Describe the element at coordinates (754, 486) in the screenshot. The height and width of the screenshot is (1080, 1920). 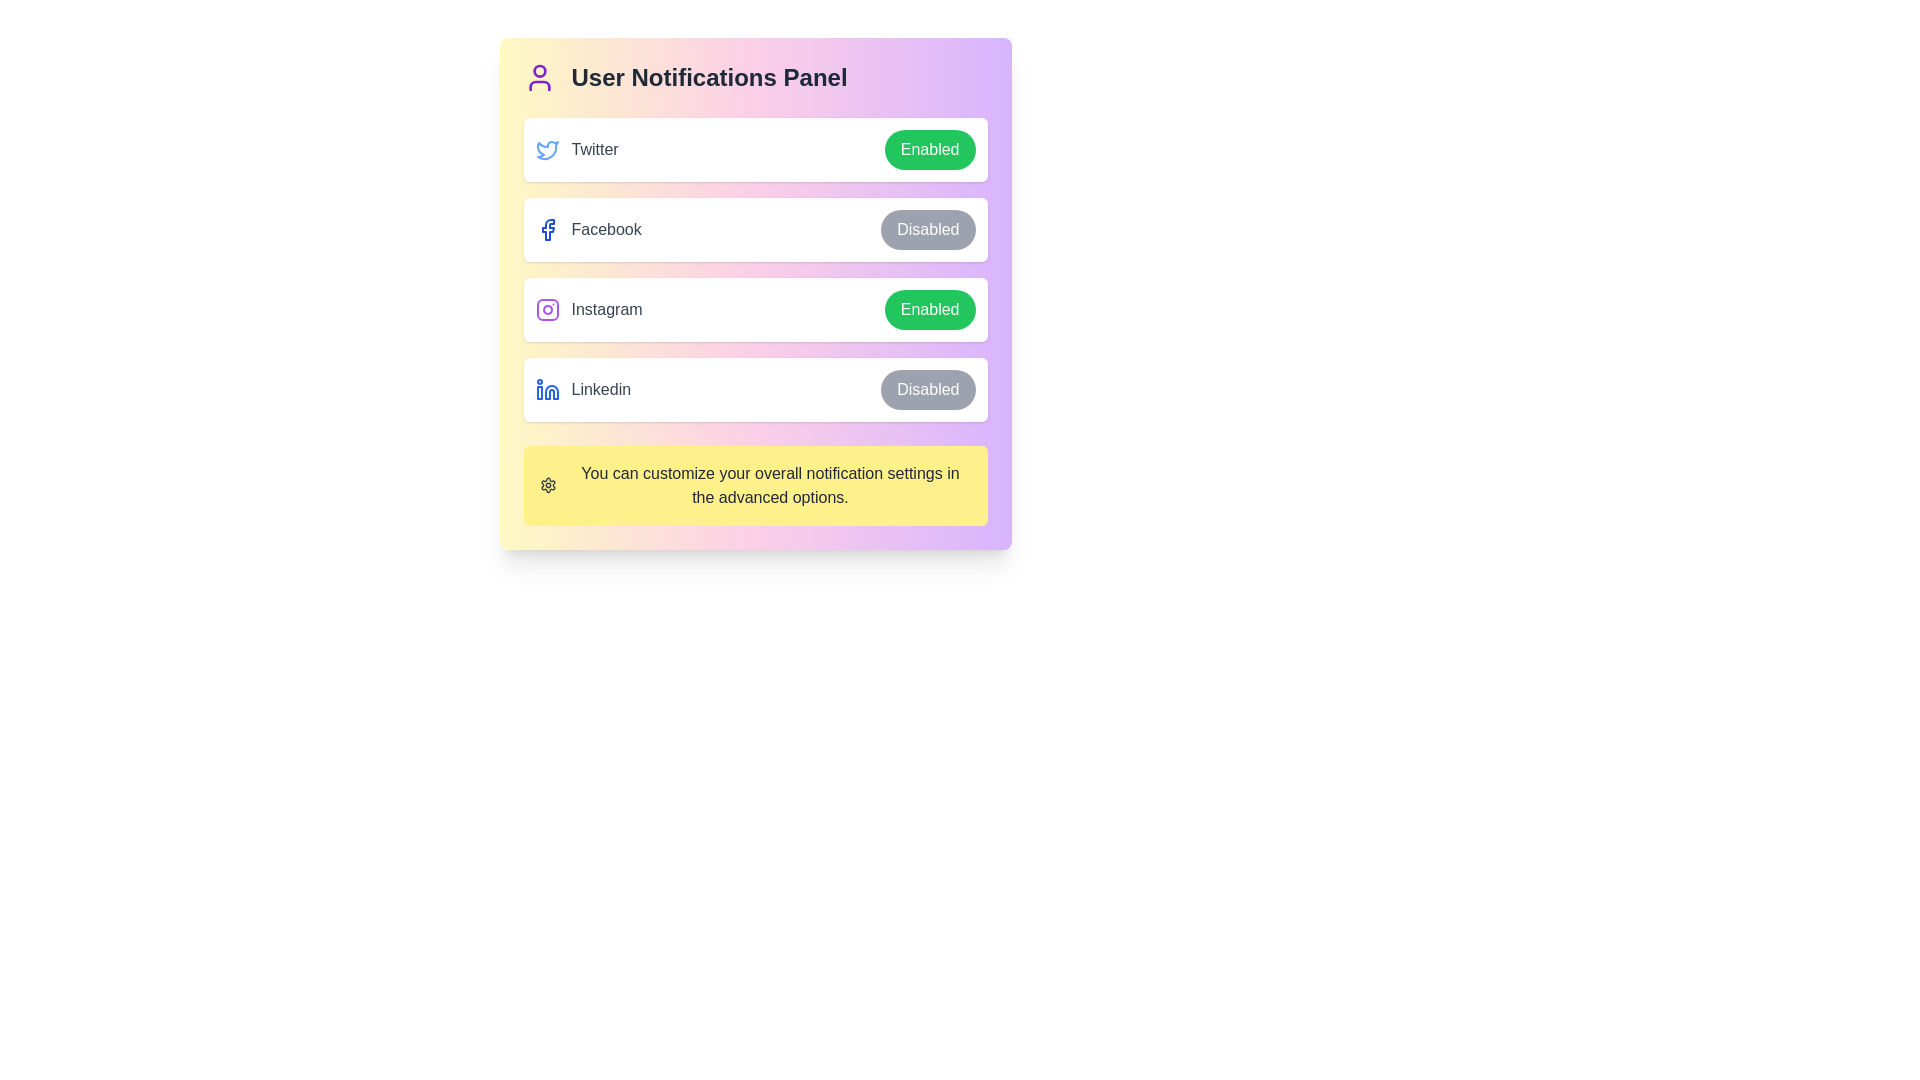
I see `informational text box with a yellow background and settings gear icon stating 'You can customize your overall notification settings in the advanced options.'` at that location.